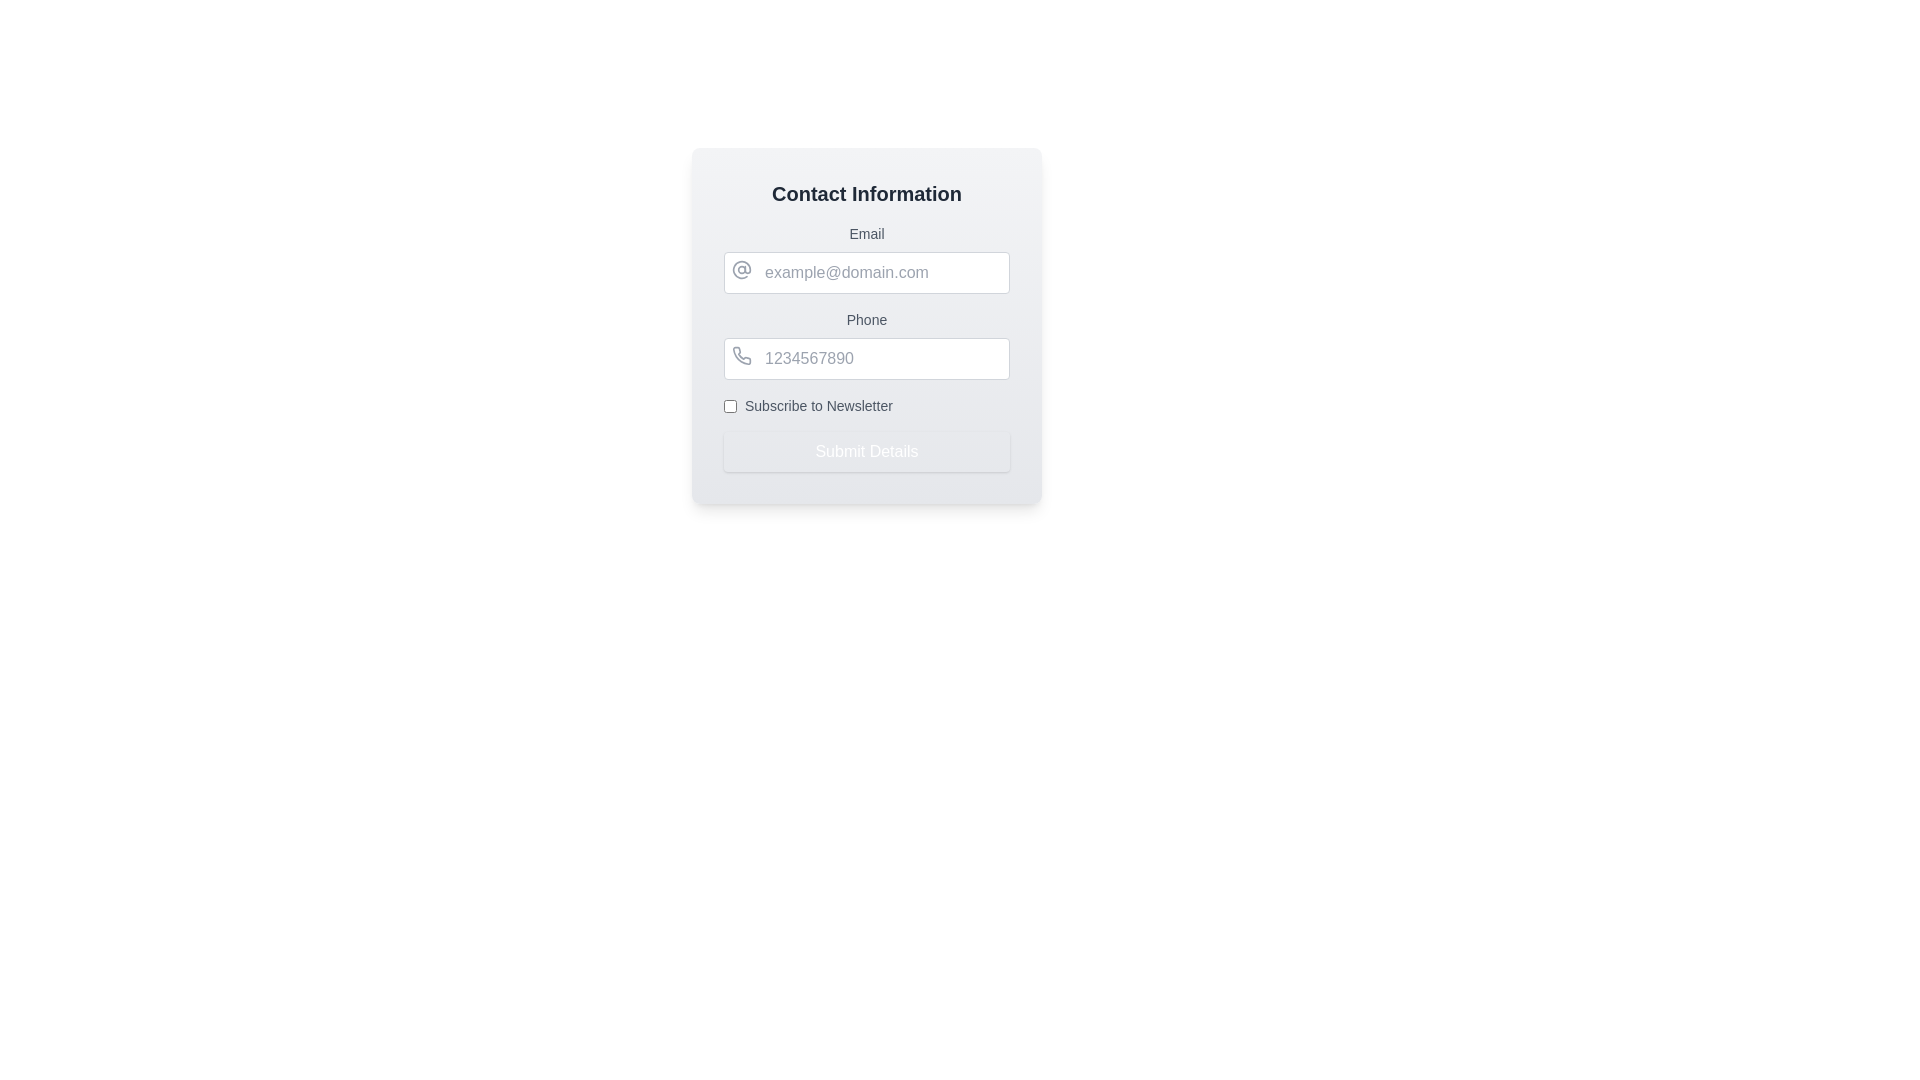 Image resolution: width=1920 pixels, height=1080 pixels. Describe the element at coordinates (729, 405) in the screenshot. I see `the small, square checkbox styled with a gray accent, located to the left of the text 'Subscribe to Newsletter', for potential visual feedback` at that location.